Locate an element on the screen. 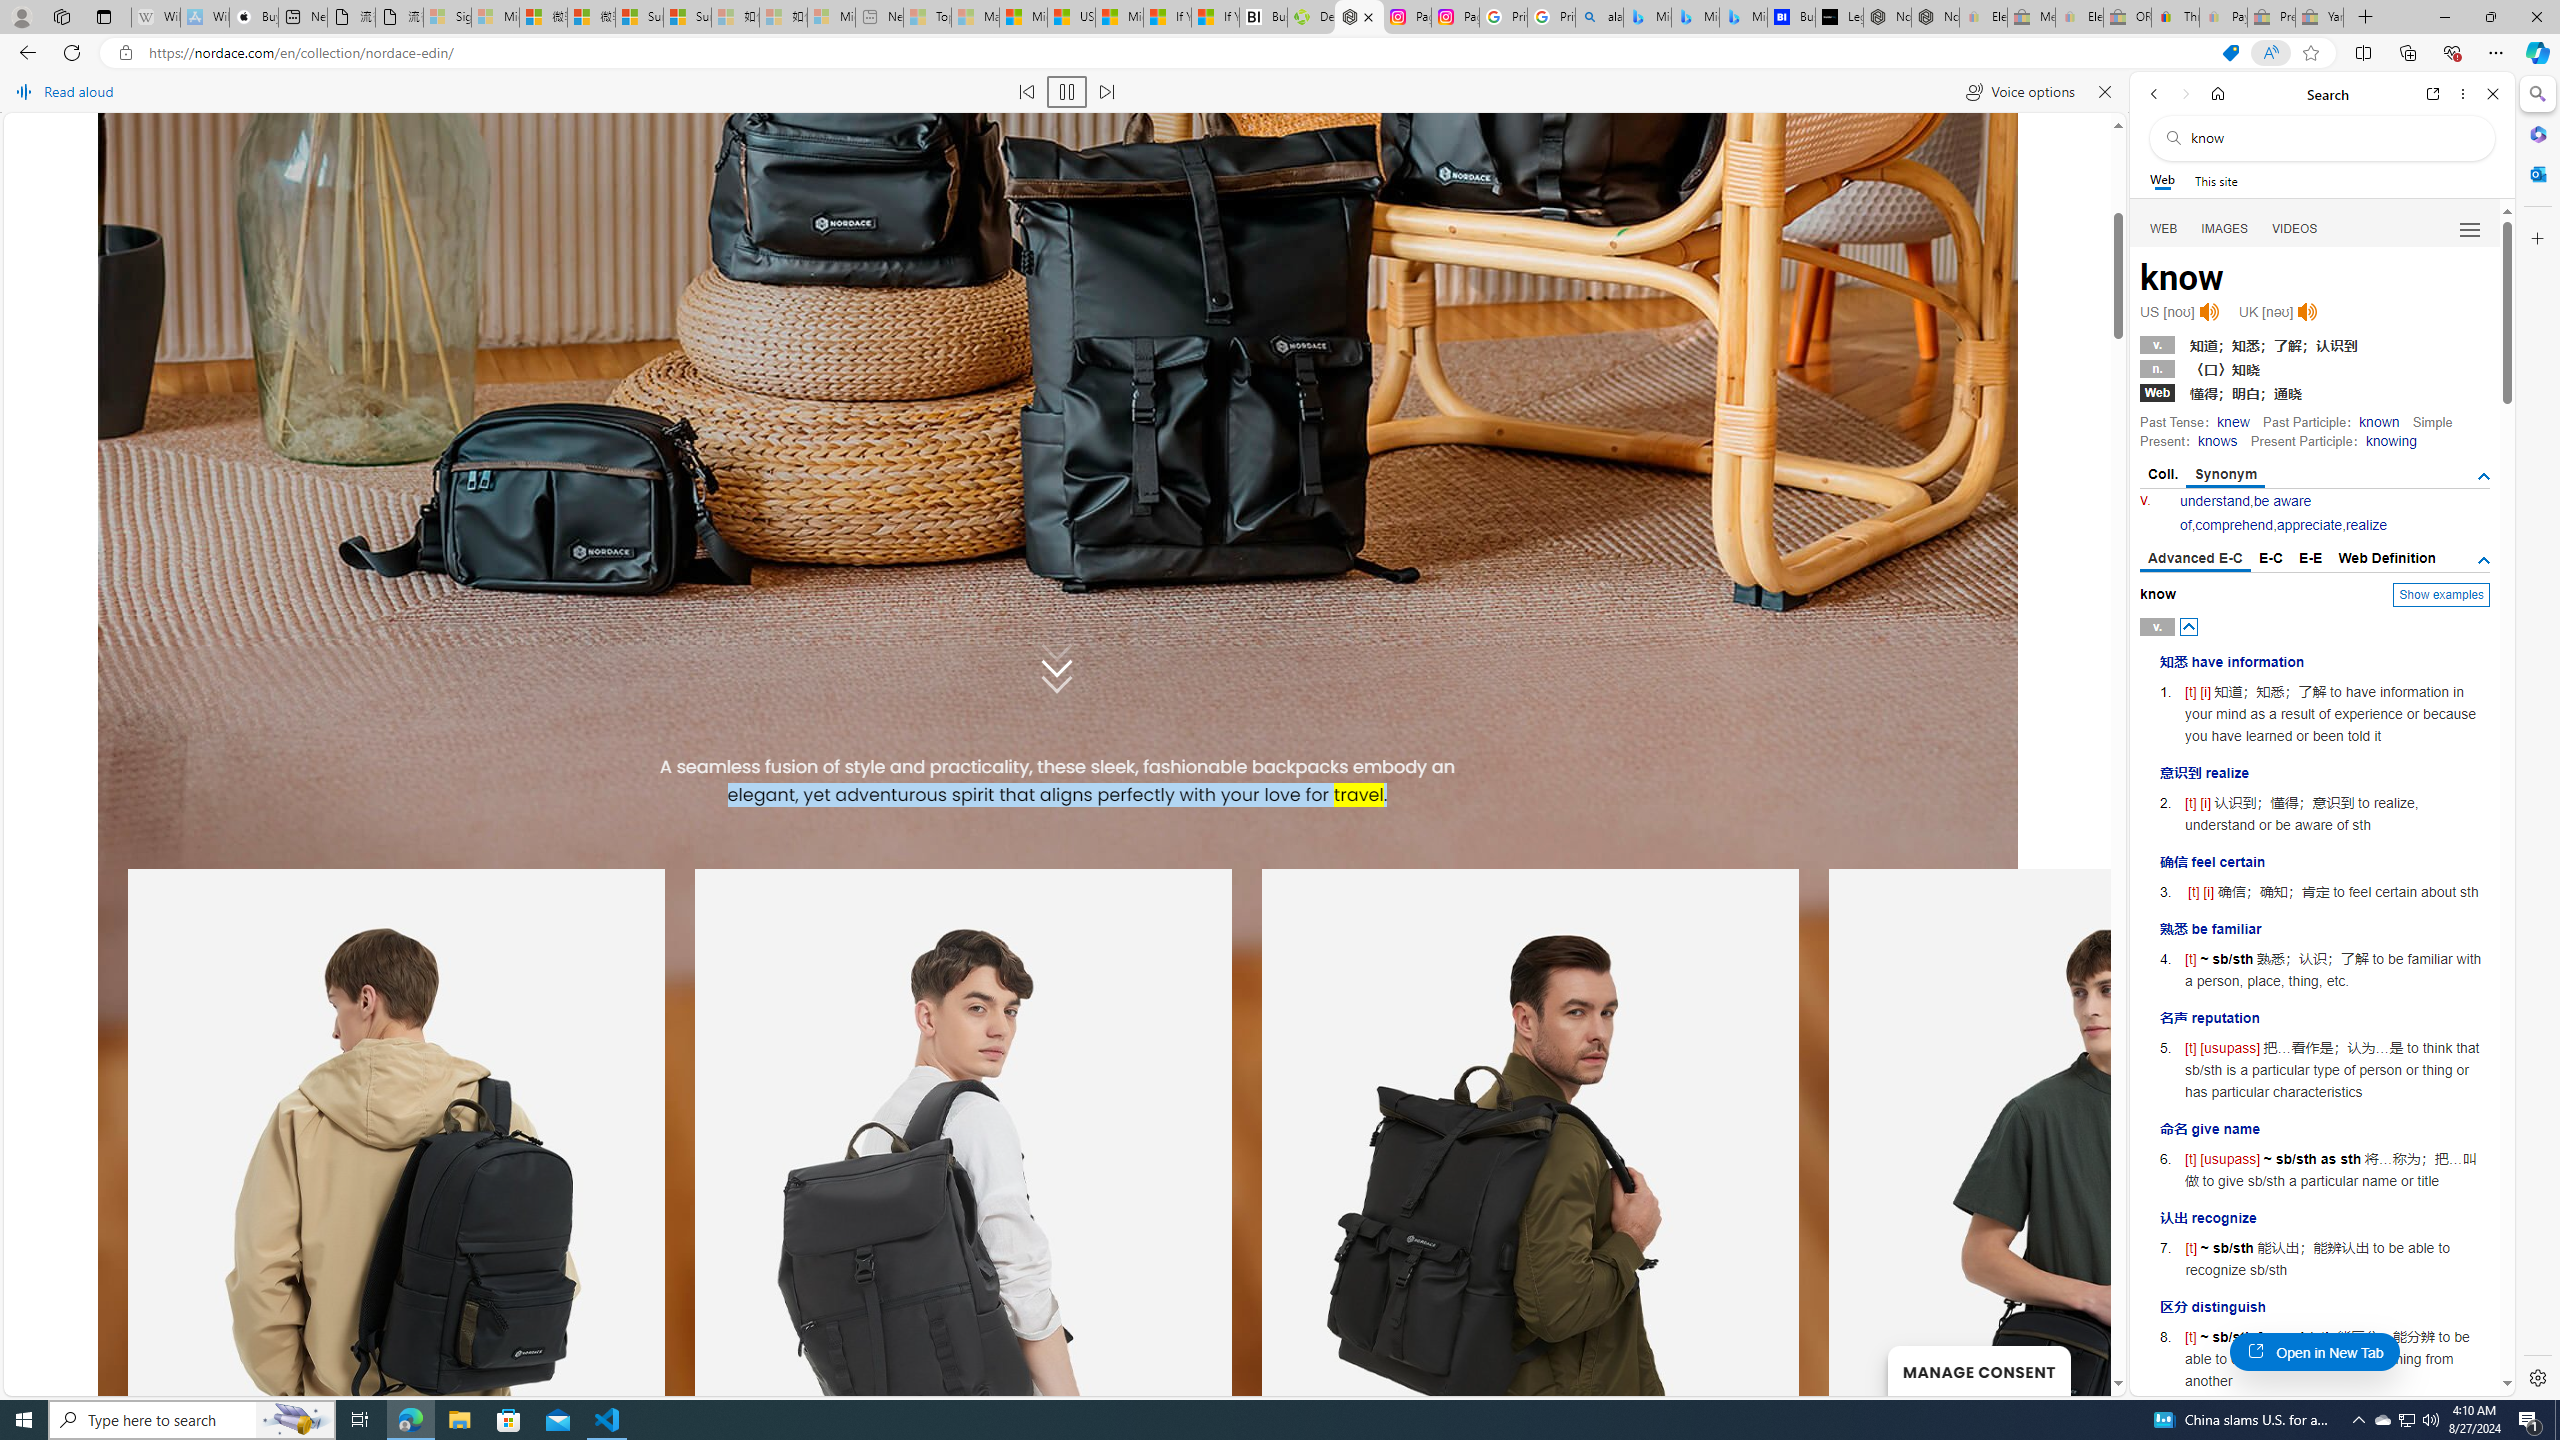 Image resolution: width=2560 pixels, height=1440 pixels. 'knowing' is located at coordinates (2390, 440).